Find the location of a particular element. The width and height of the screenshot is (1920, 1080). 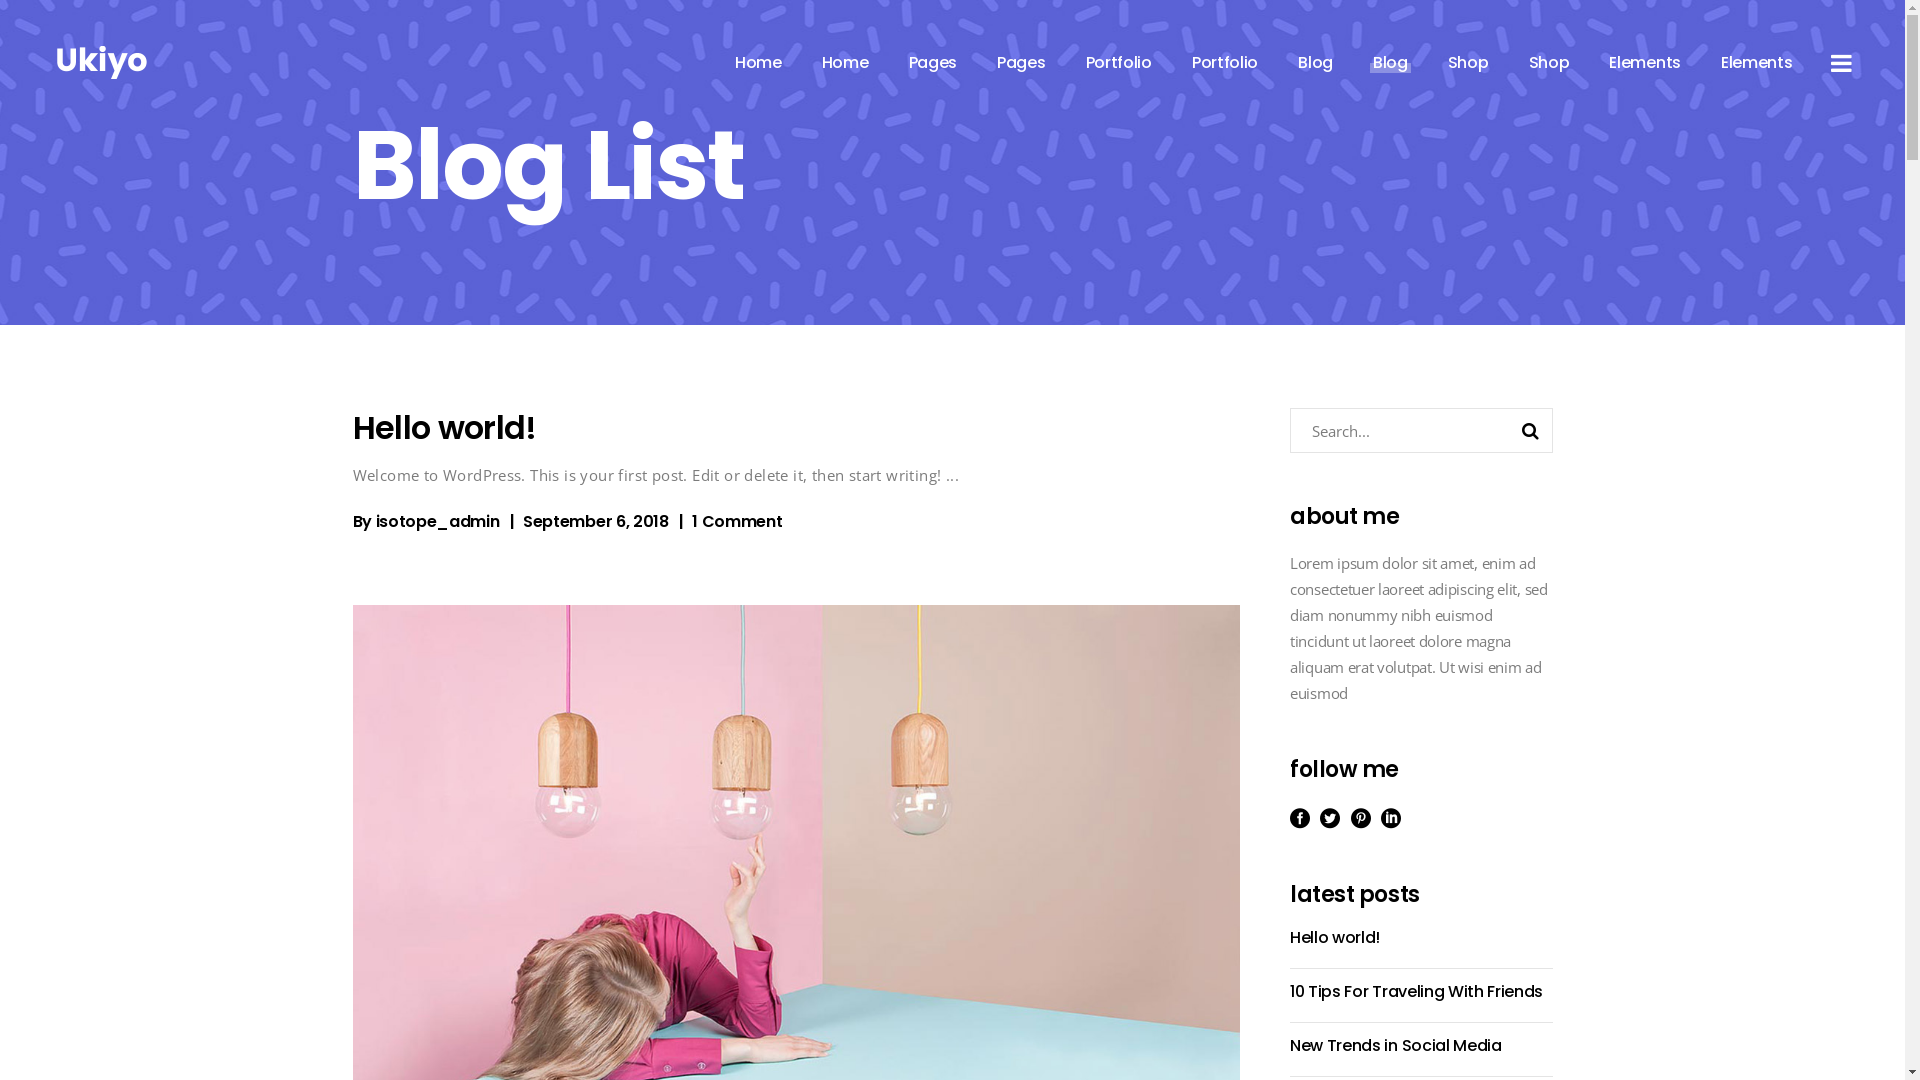

'Portfolio' is located at coordinates (1223, 61).